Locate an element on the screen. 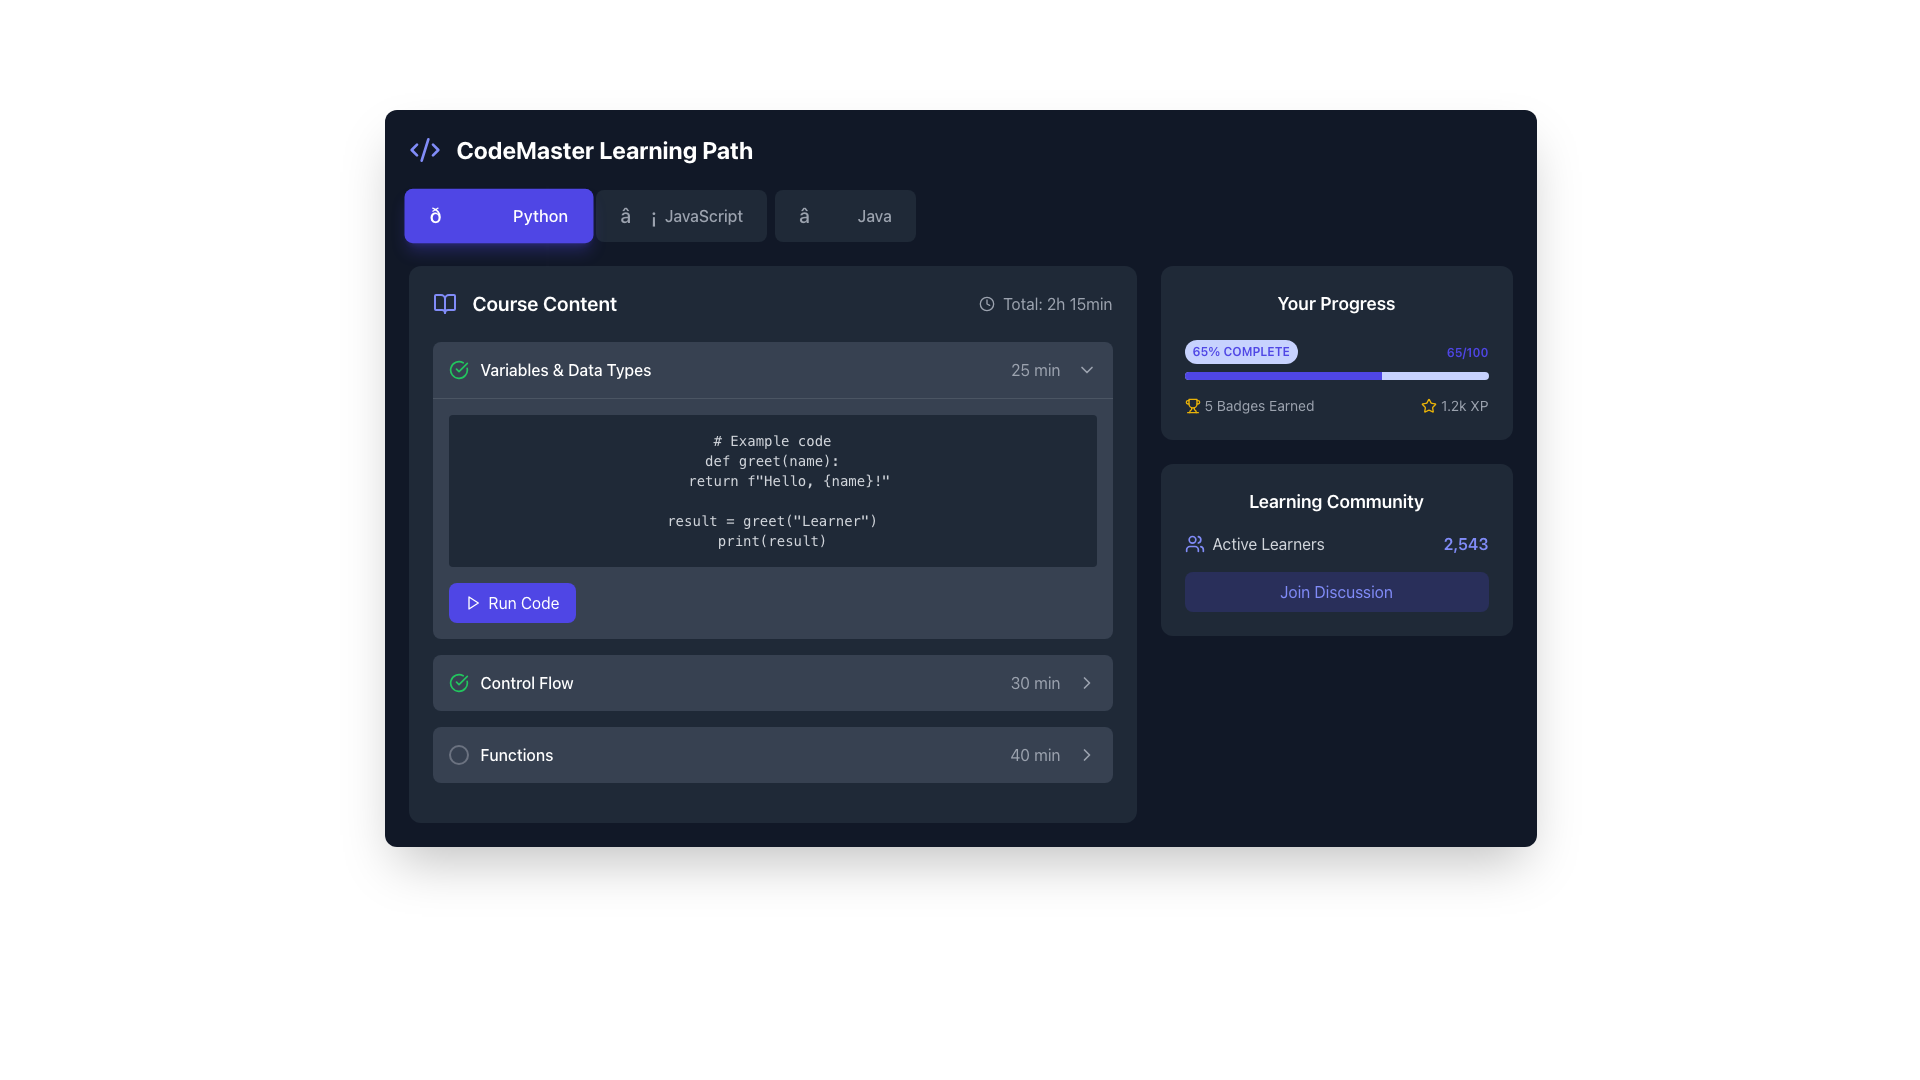 This screenshot has width=1920, height=1080. the code snippet block with a dark gray background and labeled 'Example code' in the 'Variables & Data Types' section is located at coordinates (771, 517).